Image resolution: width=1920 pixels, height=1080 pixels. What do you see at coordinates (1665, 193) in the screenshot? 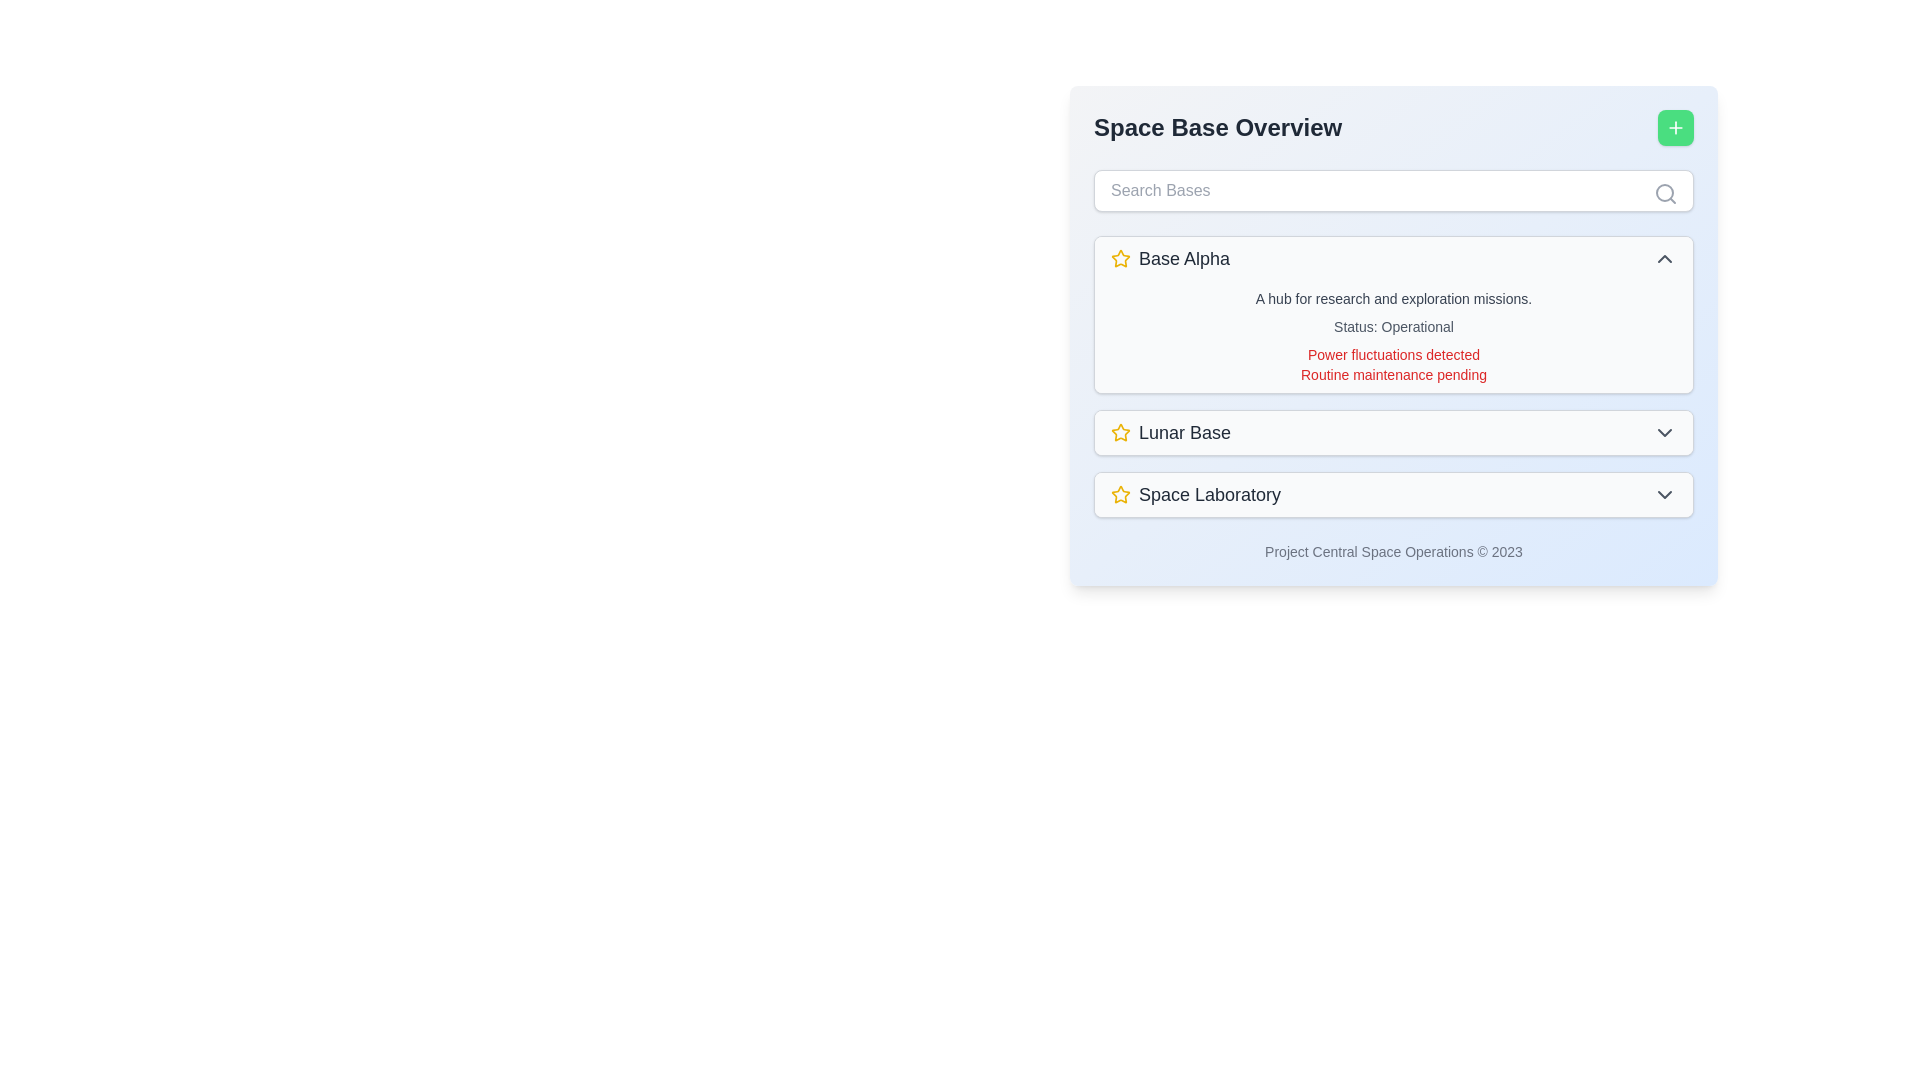
I see `the SVG Icon that indicates the search functionality located in the top-right corner of the 'Search Bases' input field` at bounding box center [1665, 193].